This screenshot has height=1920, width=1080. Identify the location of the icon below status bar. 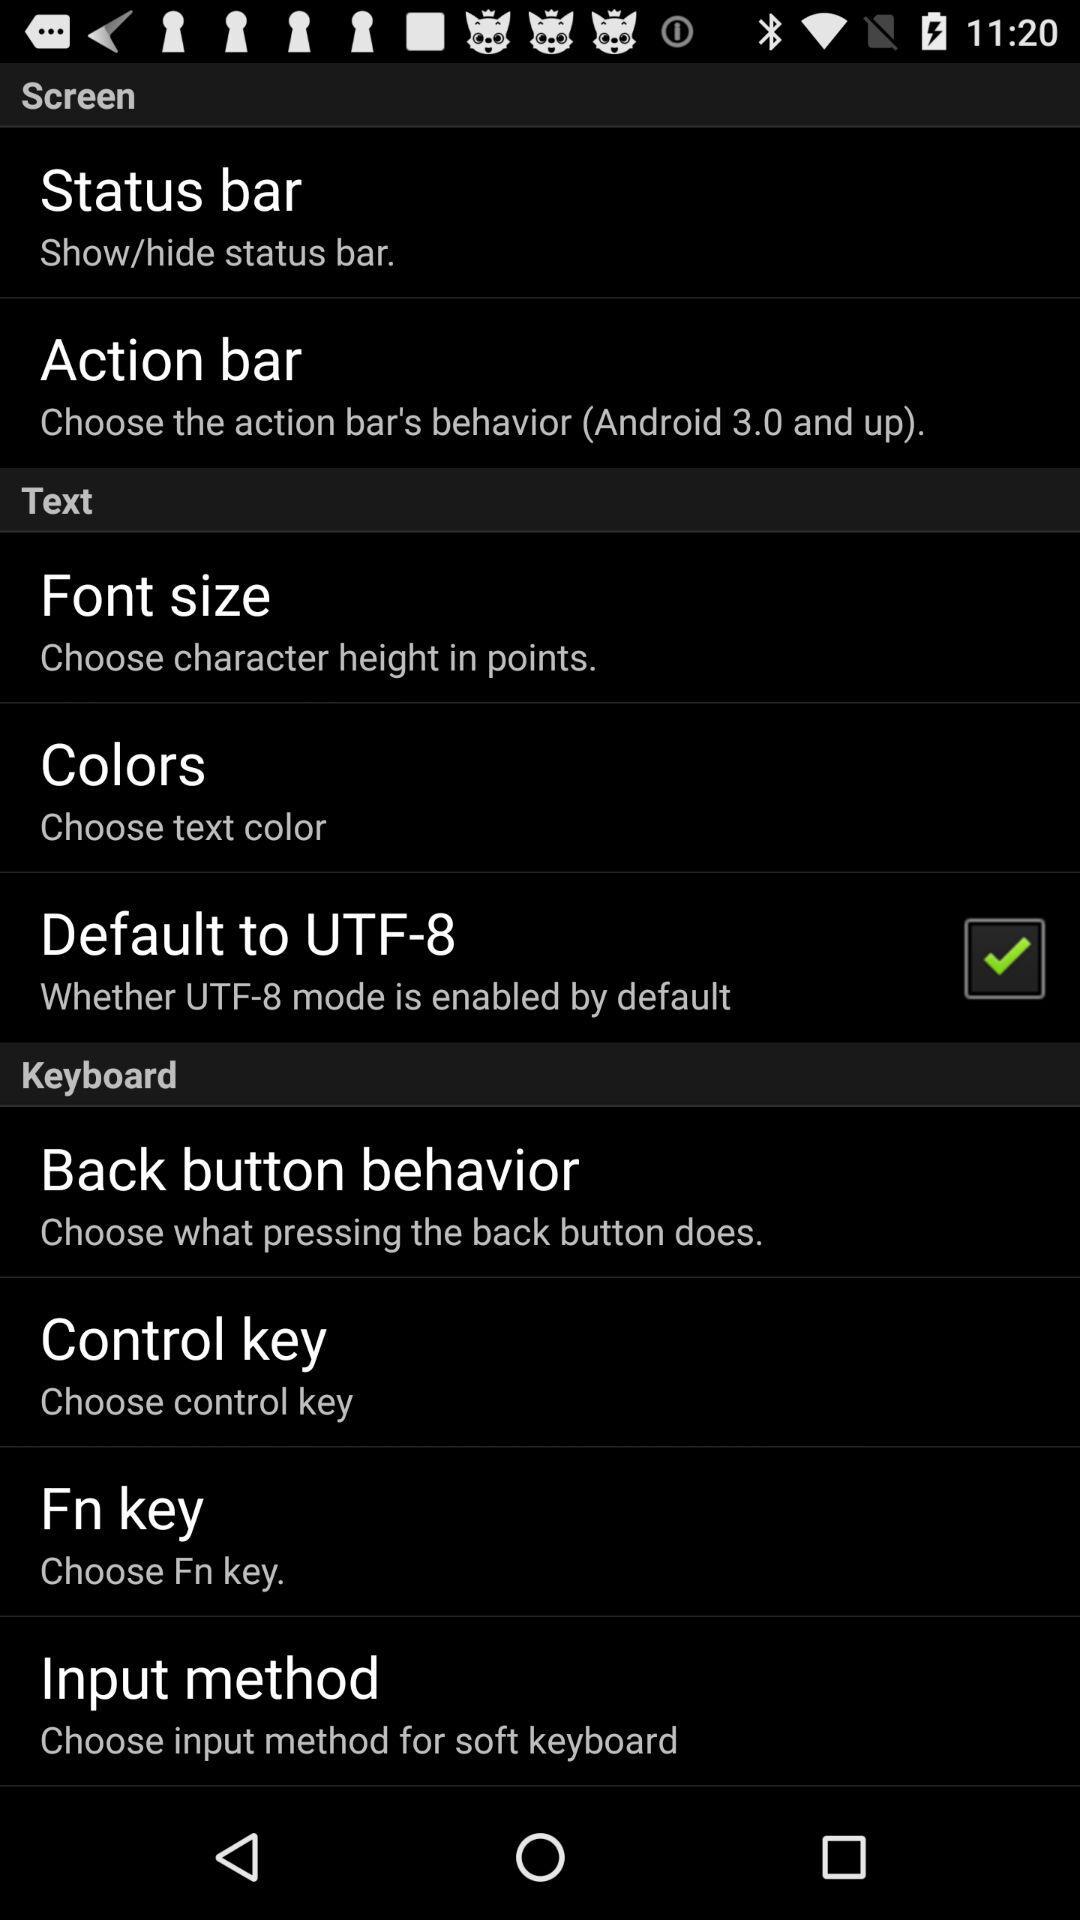
(217, 250).